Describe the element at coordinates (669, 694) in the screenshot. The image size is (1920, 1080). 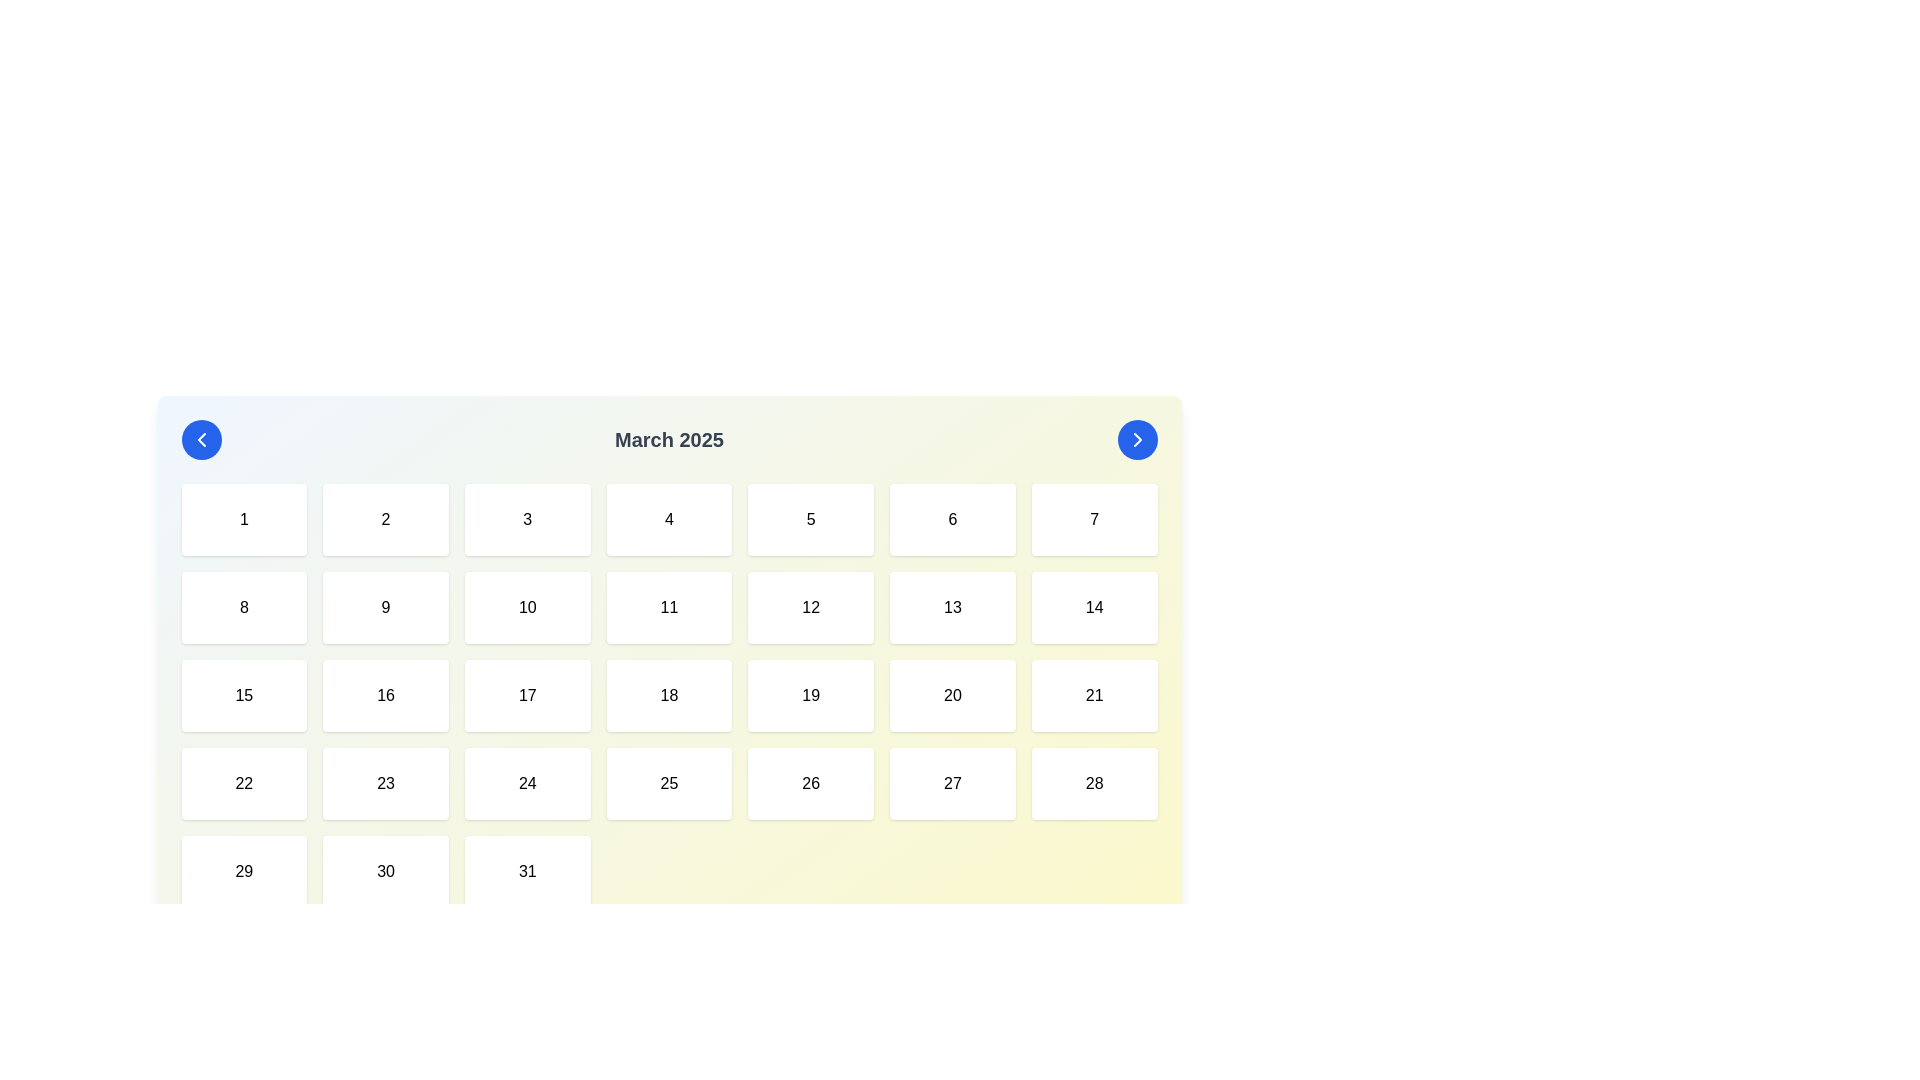
I see `the button displaying the number '18' in the calendar grid` at that location.